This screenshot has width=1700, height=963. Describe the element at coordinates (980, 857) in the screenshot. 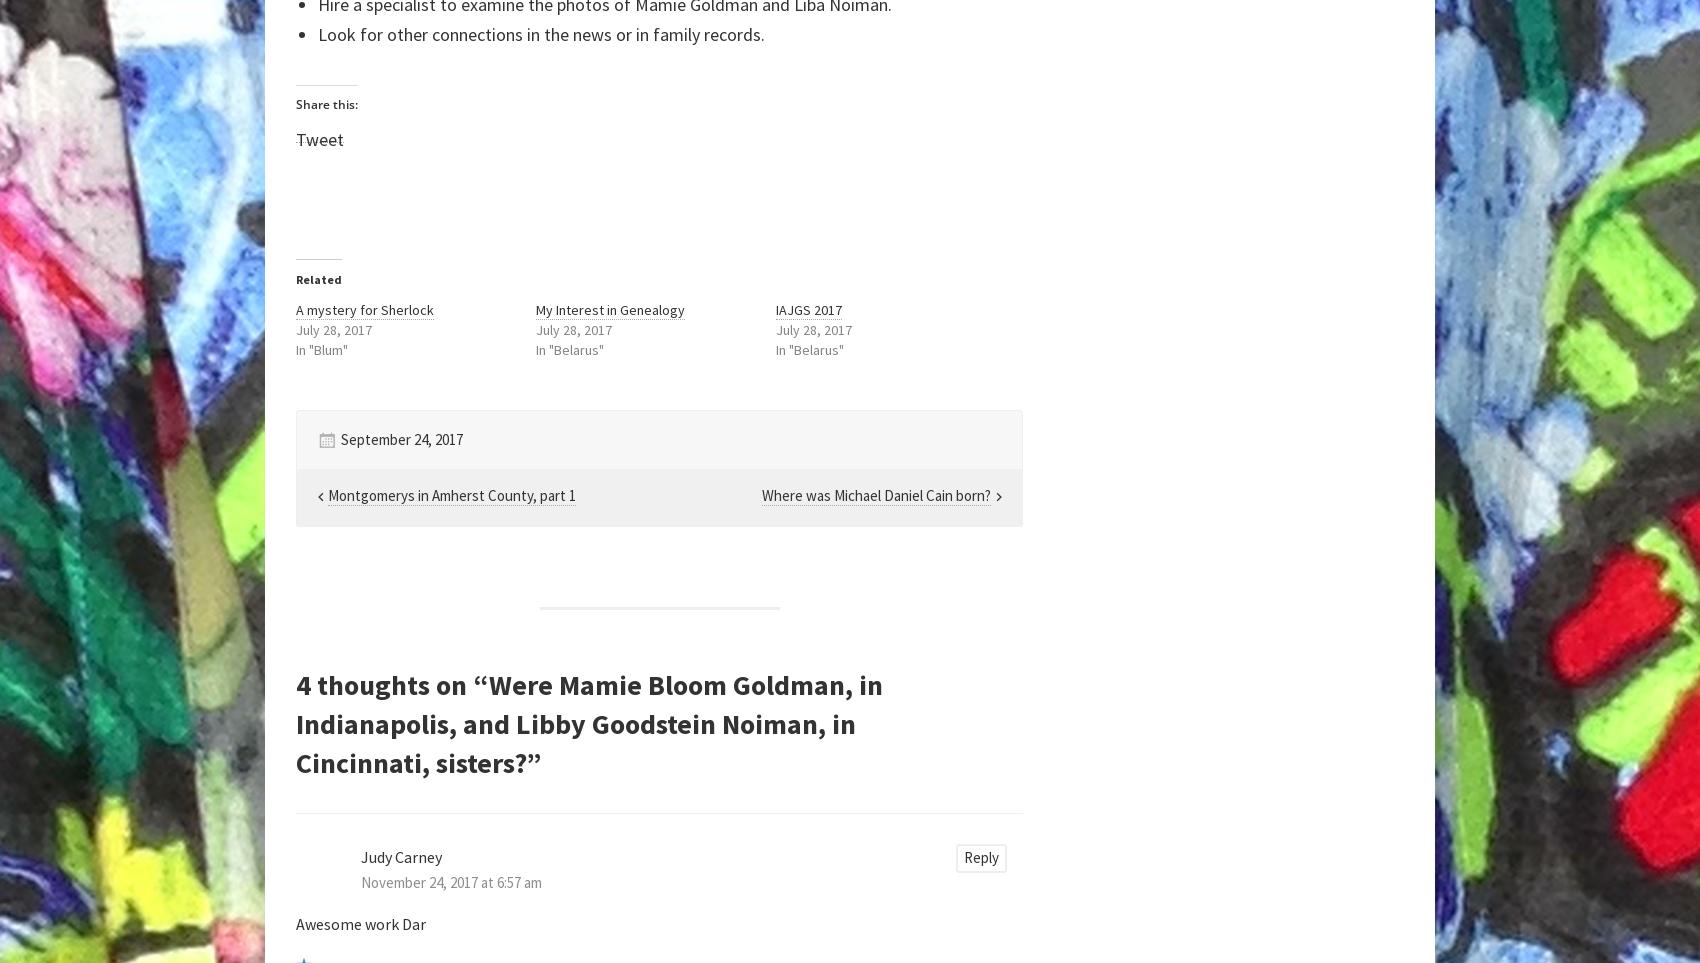

I see `'Reply'` at that location.